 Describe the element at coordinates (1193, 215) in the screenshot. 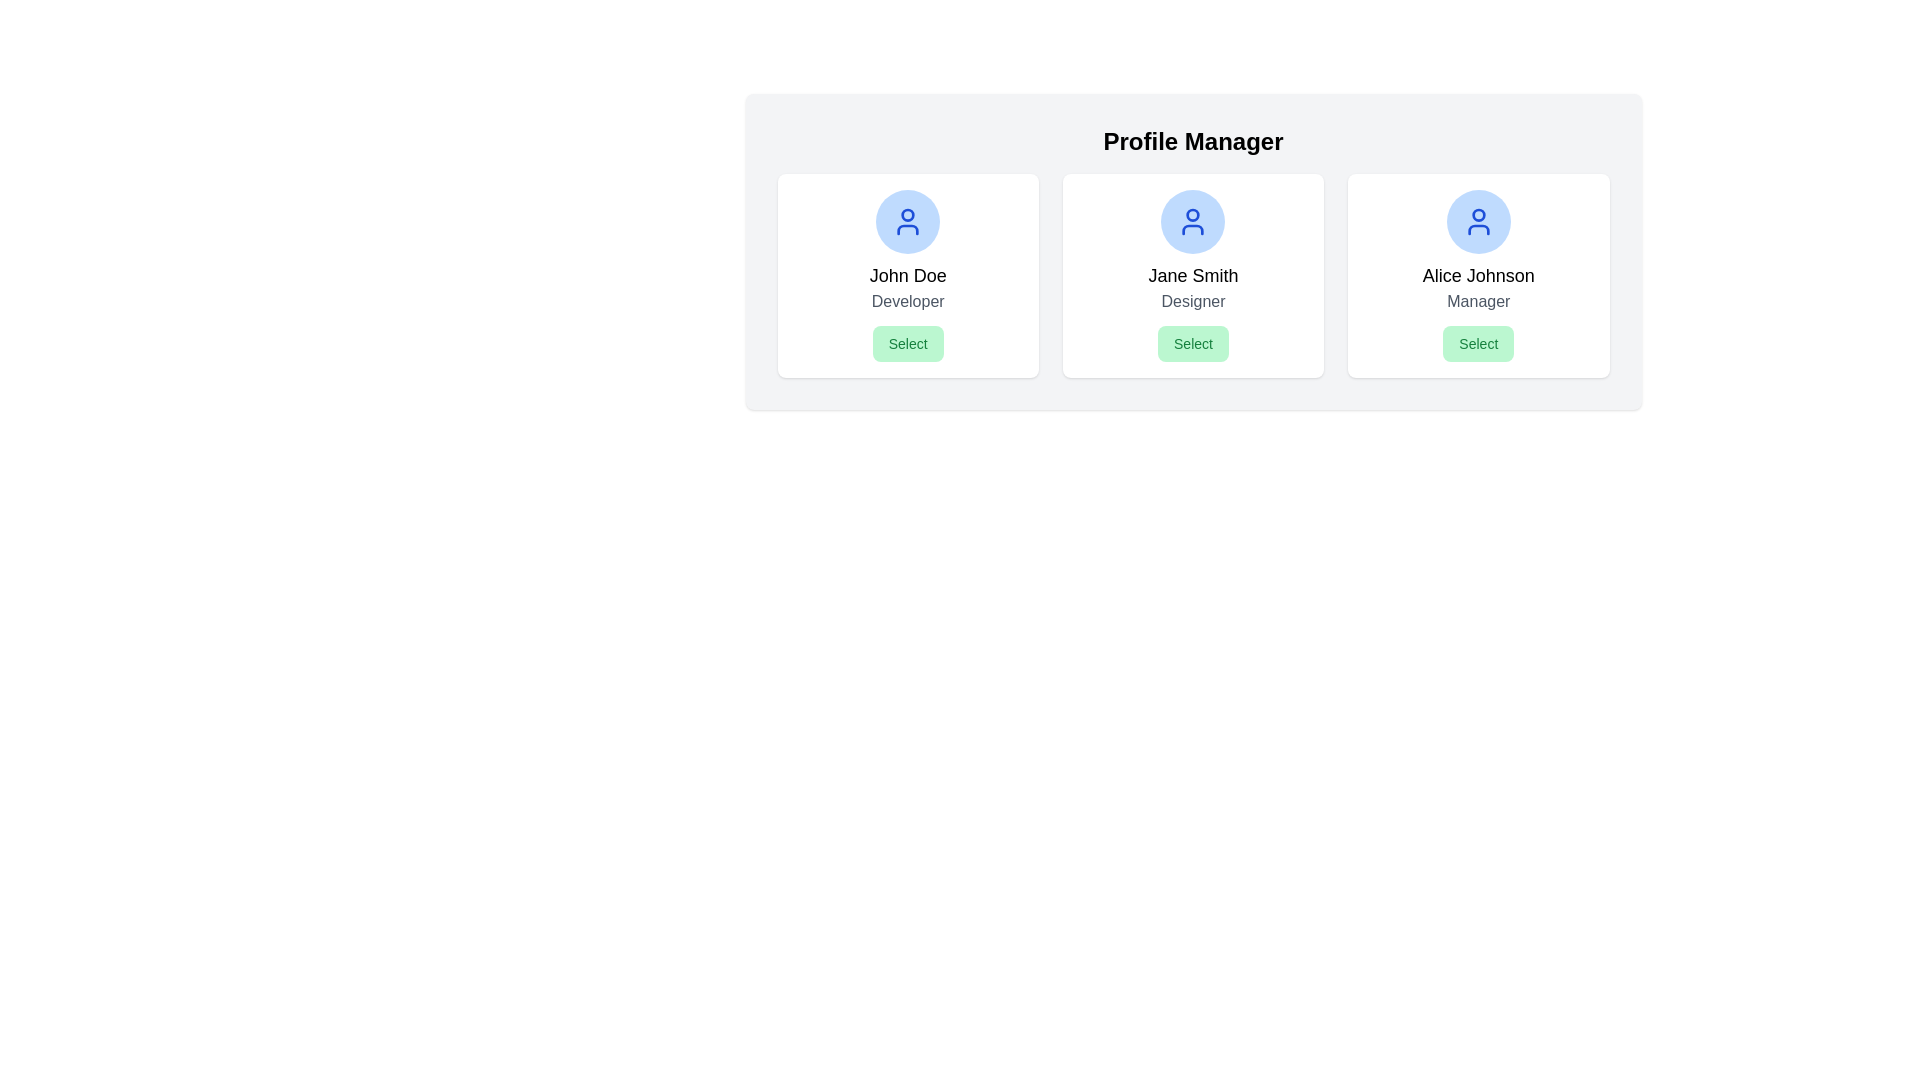

I see `the small circular graphic element with a blue border and white fill located within Jane Smith's profile icon in the Profile Manager interface` at that location.